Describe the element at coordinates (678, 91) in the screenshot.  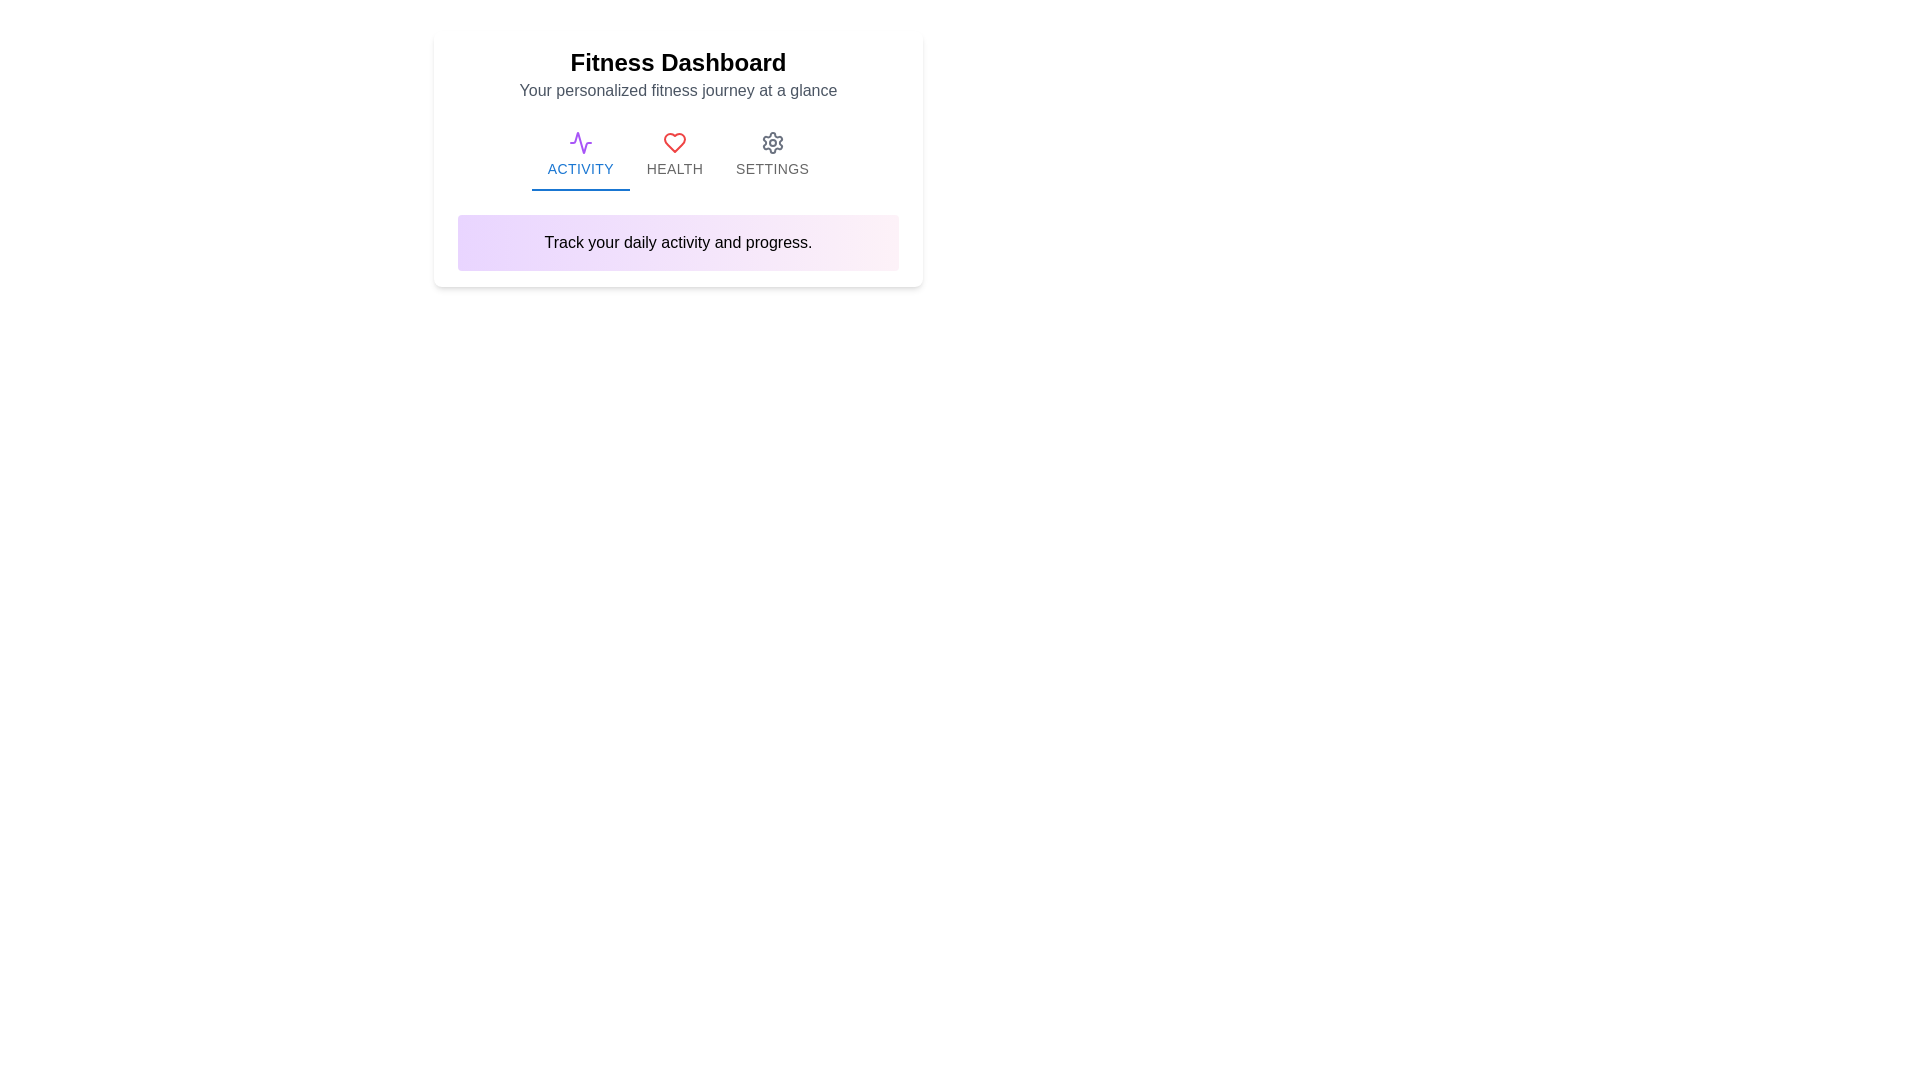
I see `the subtitle text label providing context for the 'Fitness Dashboard', located directly below the heading and centered horizontally` at that location.